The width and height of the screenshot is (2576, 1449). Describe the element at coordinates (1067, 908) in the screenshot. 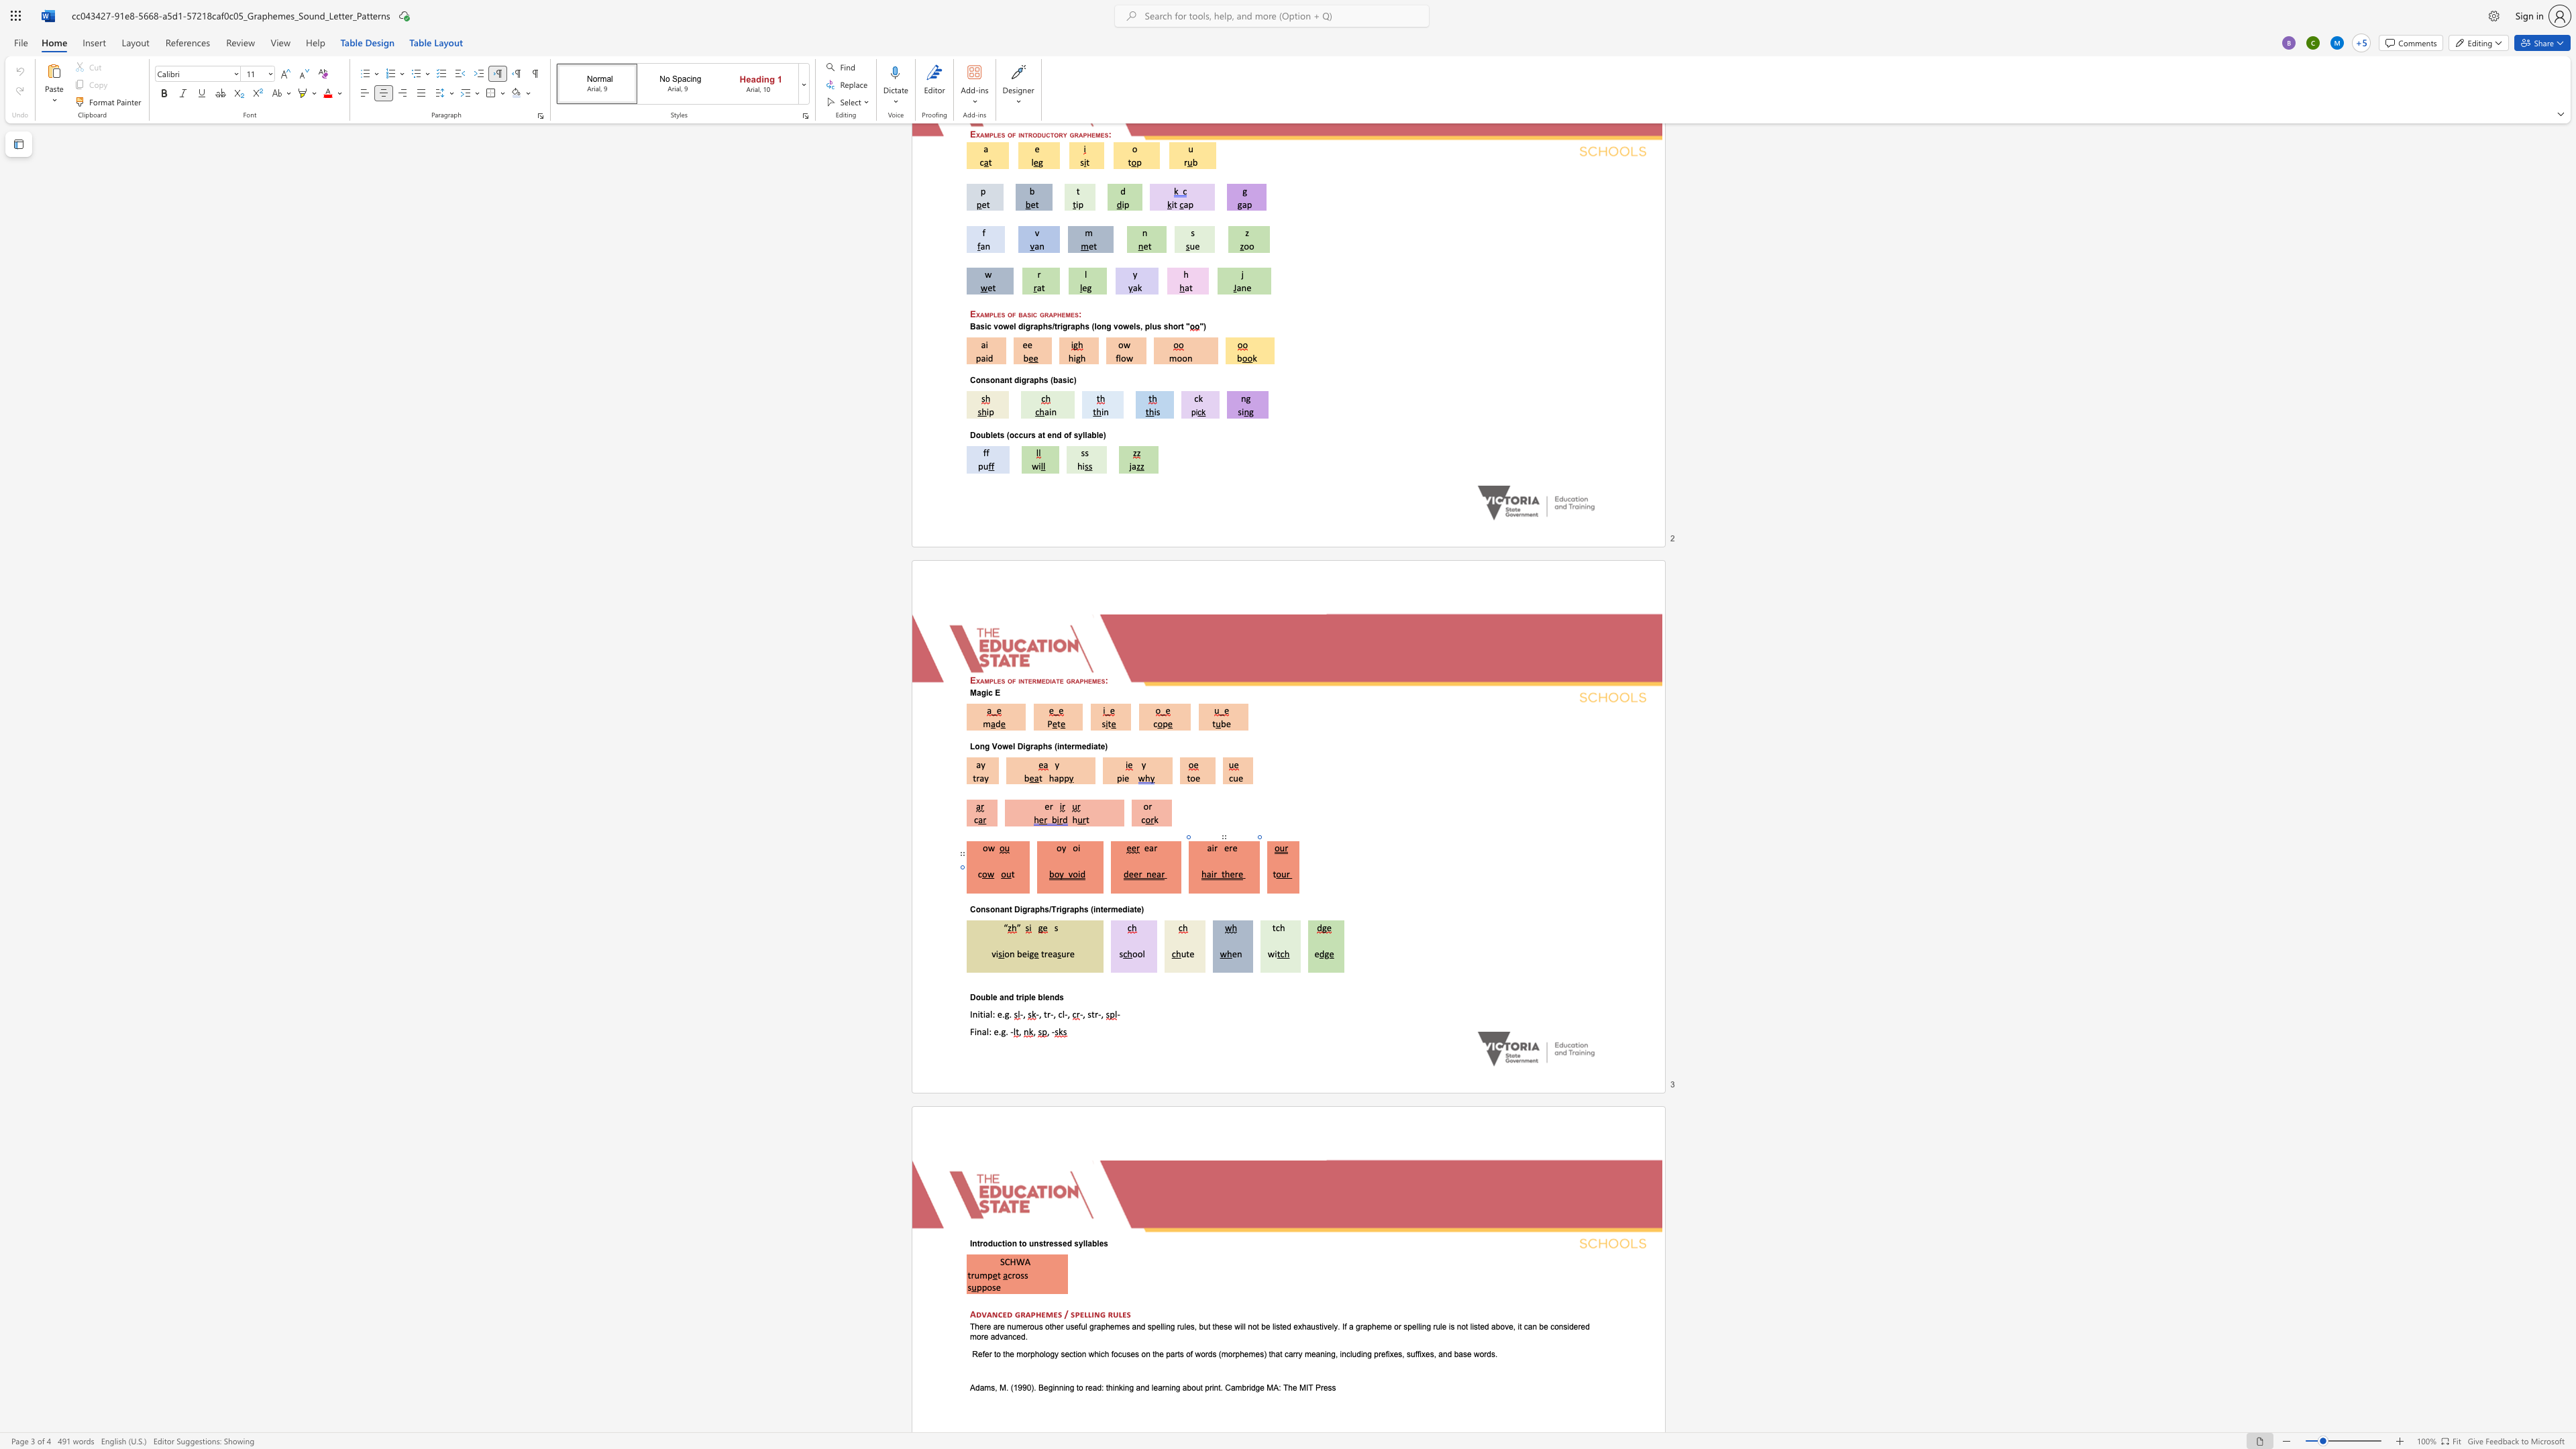

I see `the 3th character "r" in the text` at that location.